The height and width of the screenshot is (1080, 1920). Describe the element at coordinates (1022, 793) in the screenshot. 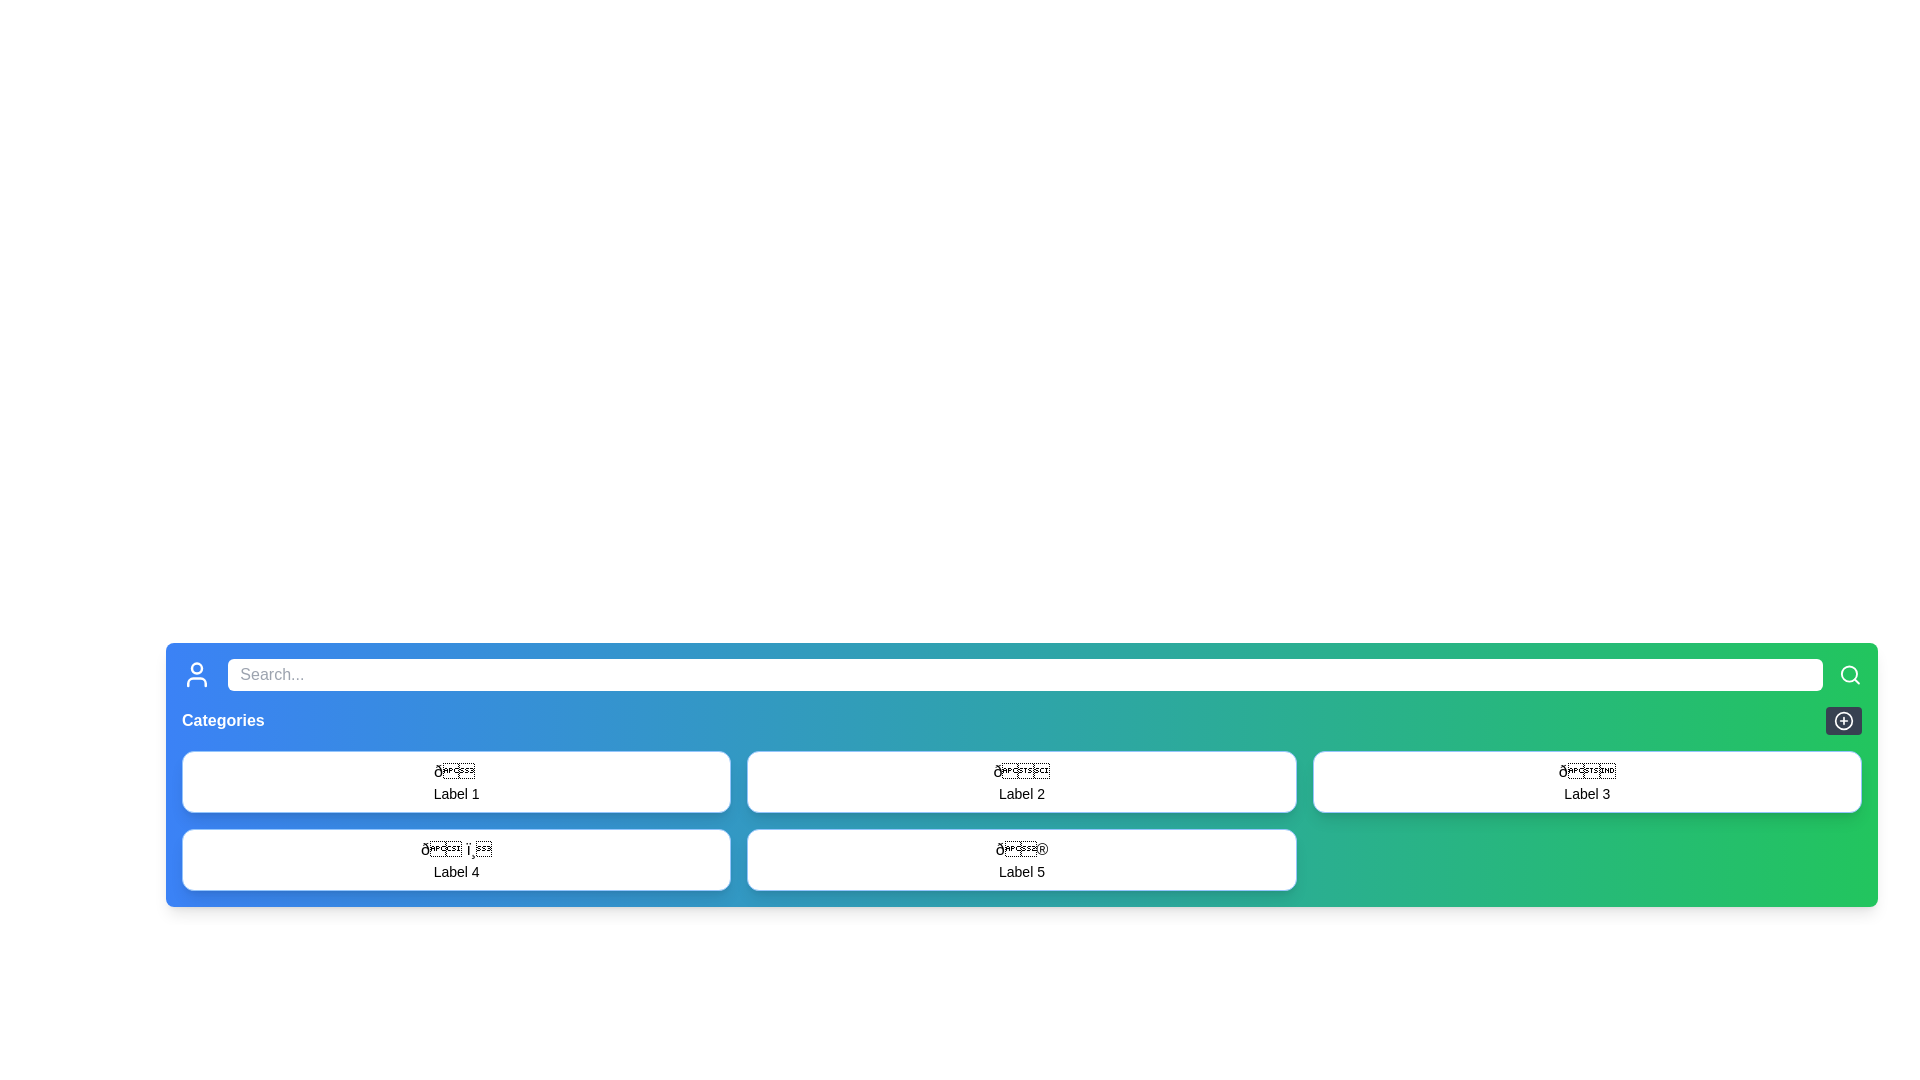

I see `the static text element labeled 'Label 2', which is styled in medium font, black color on a white background, located centrally within a rounded rectangle with a blue border` at that location.